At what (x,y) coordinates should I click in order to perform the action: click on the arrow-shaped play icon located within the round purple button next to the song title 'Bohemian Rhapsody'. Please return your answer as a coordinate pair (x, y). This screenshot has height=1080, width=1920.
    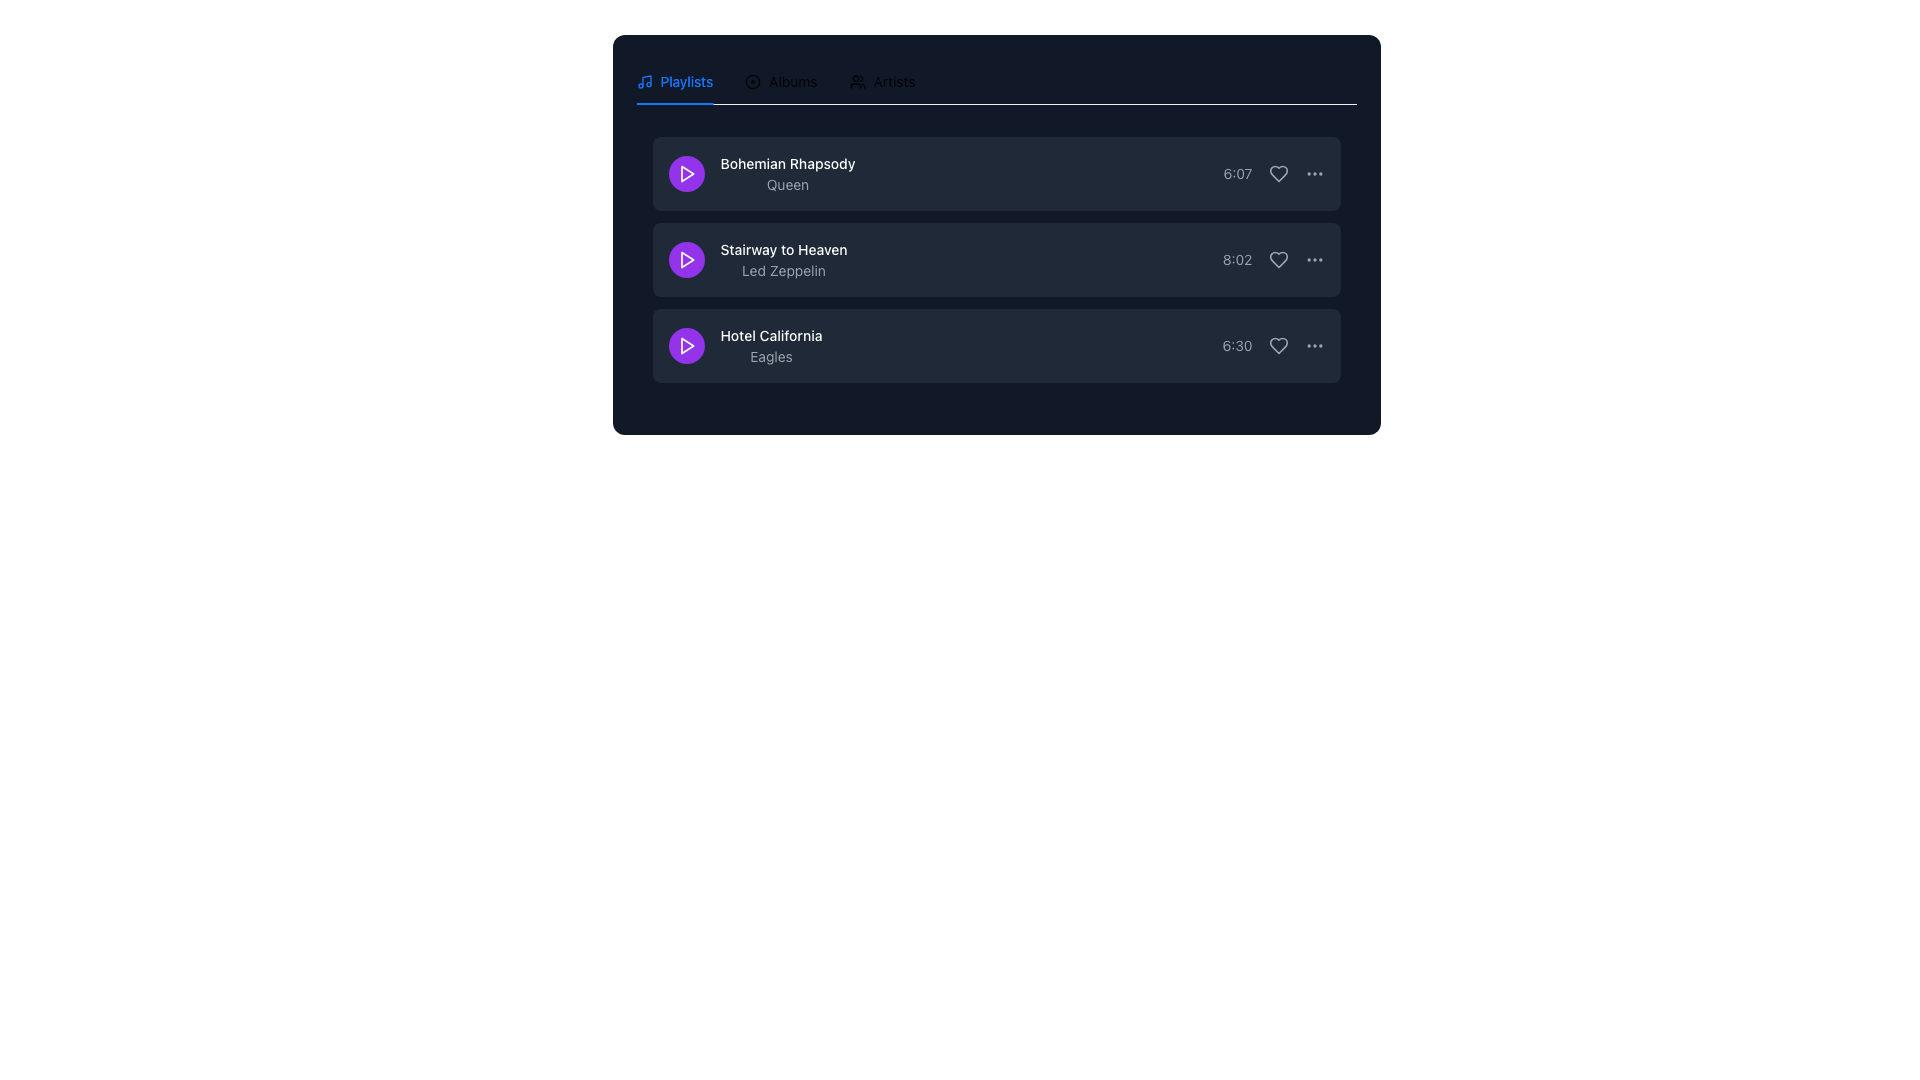
    Looking at the image, I should click on (687, 172).